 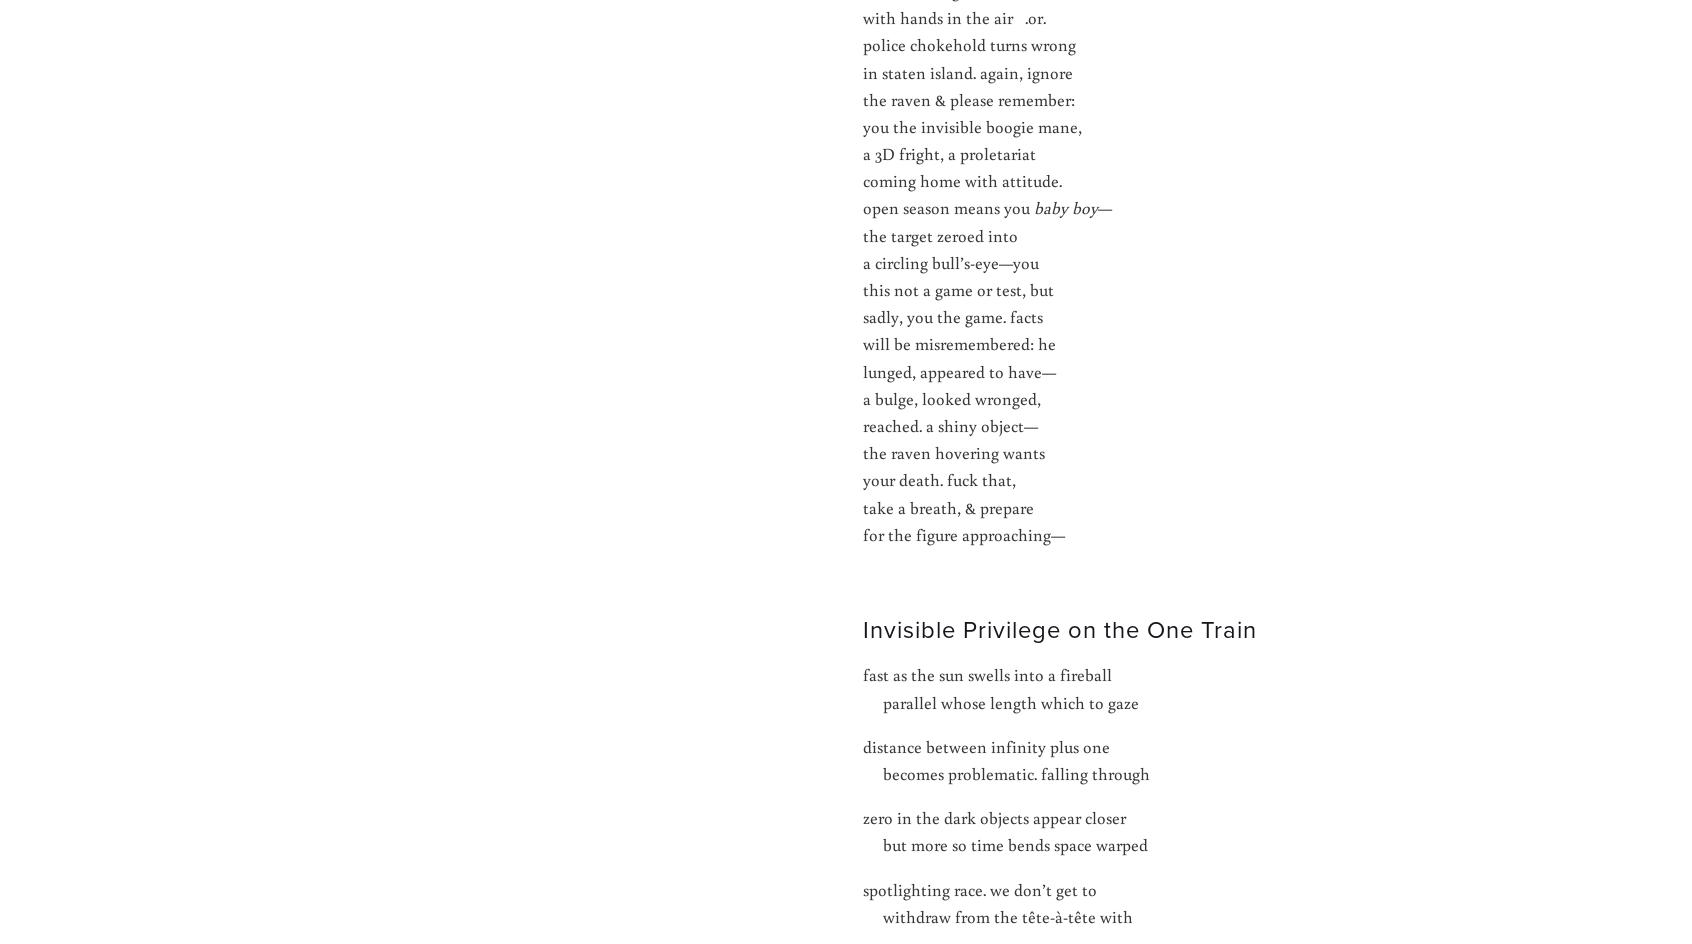 What do you see at coordinates (972, 125) in the screenshot?
I see `'you the invisible boogie mane,'` at bounding box center [972, 125].